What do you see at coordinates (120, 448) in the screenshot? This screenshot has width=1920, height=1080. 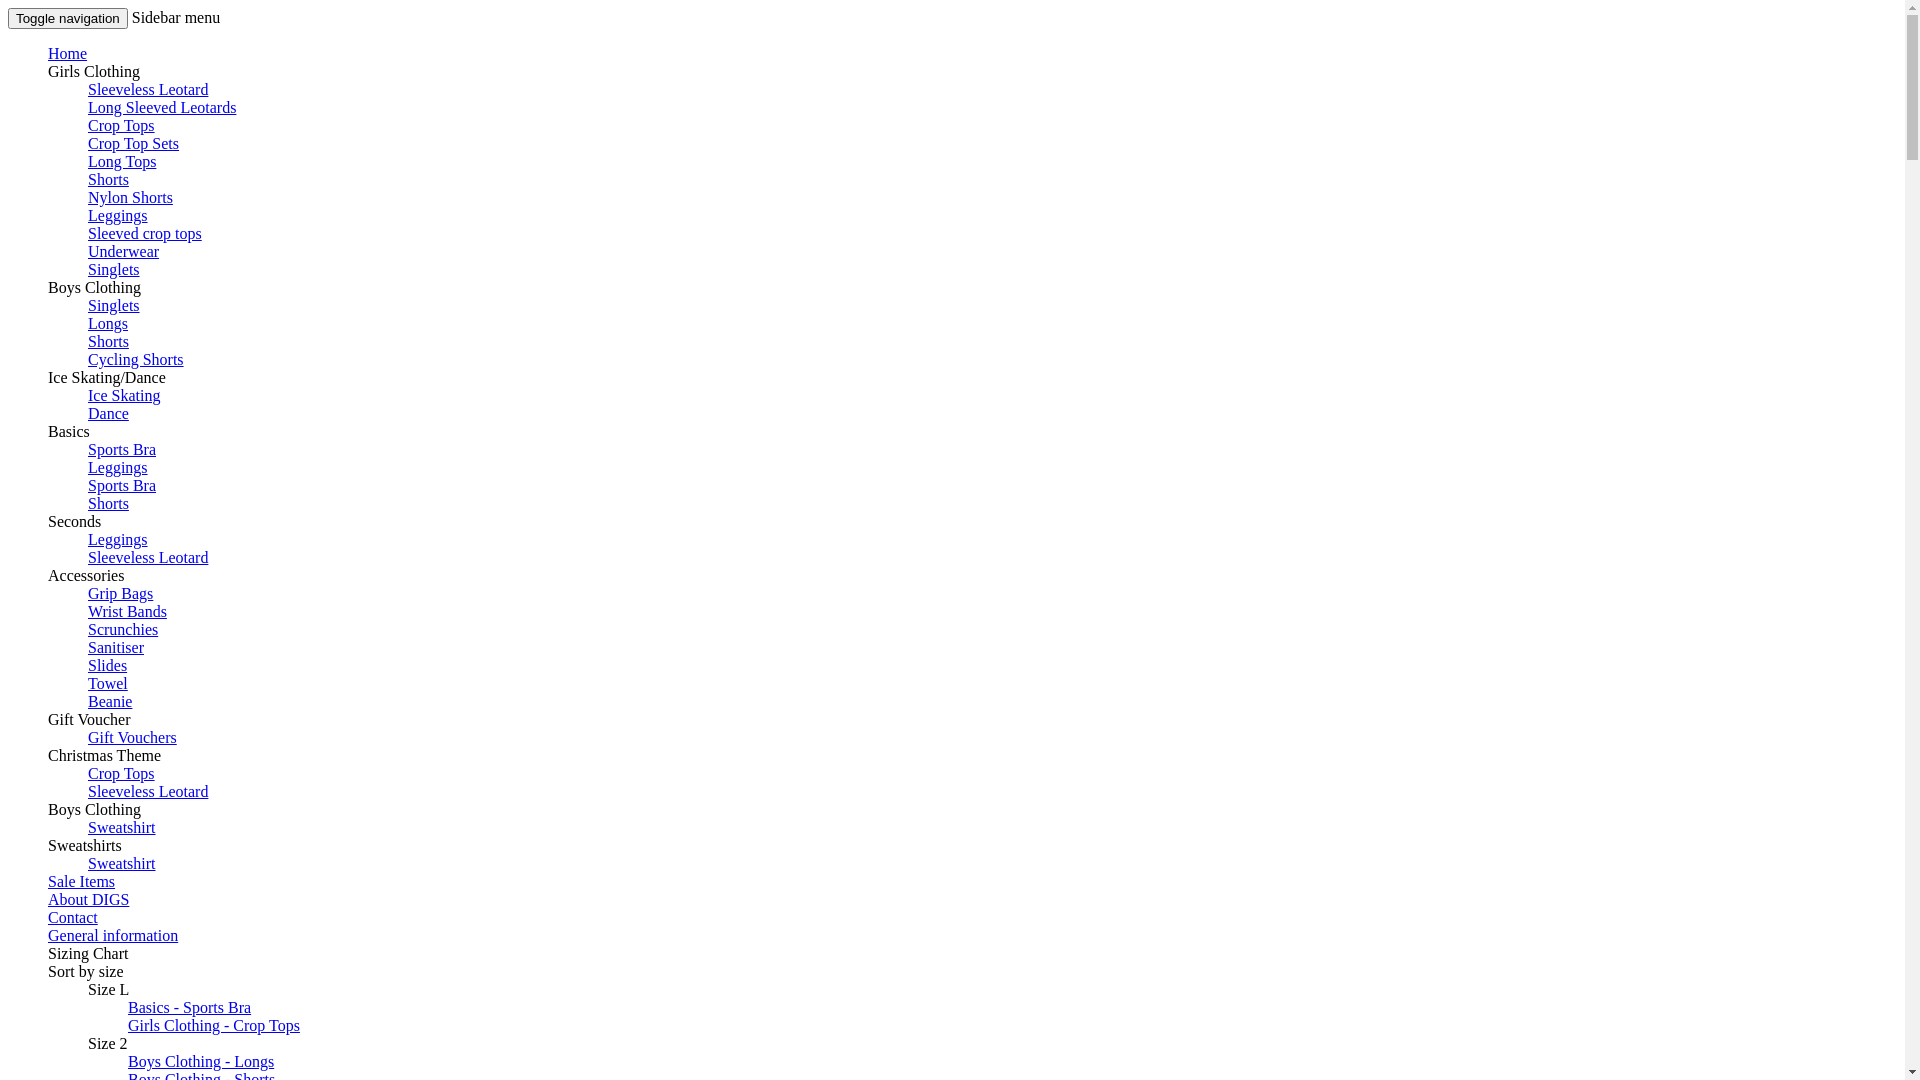 I see `'Sports Bra'` at bounding box center [120, 448].